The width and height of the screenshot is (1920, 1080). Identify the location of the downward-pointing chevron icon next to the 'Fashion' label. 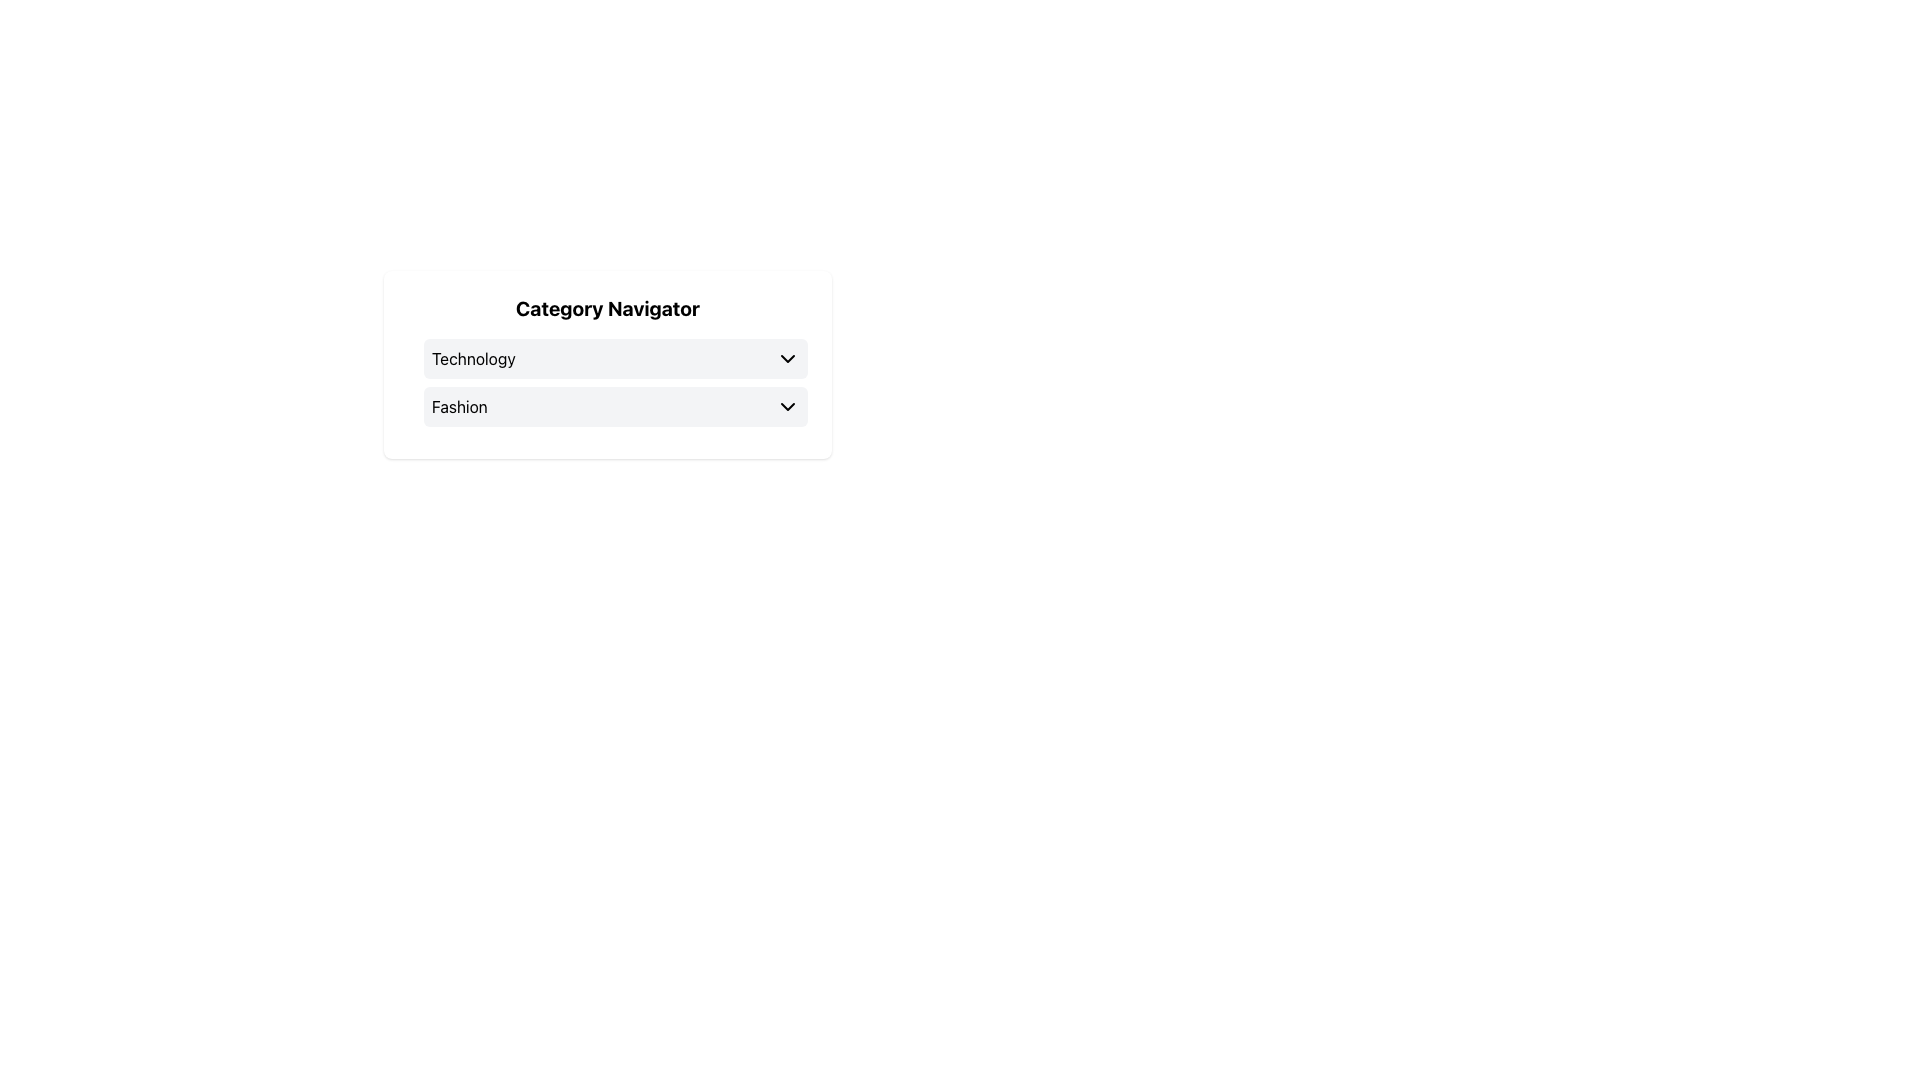
(786, 406).